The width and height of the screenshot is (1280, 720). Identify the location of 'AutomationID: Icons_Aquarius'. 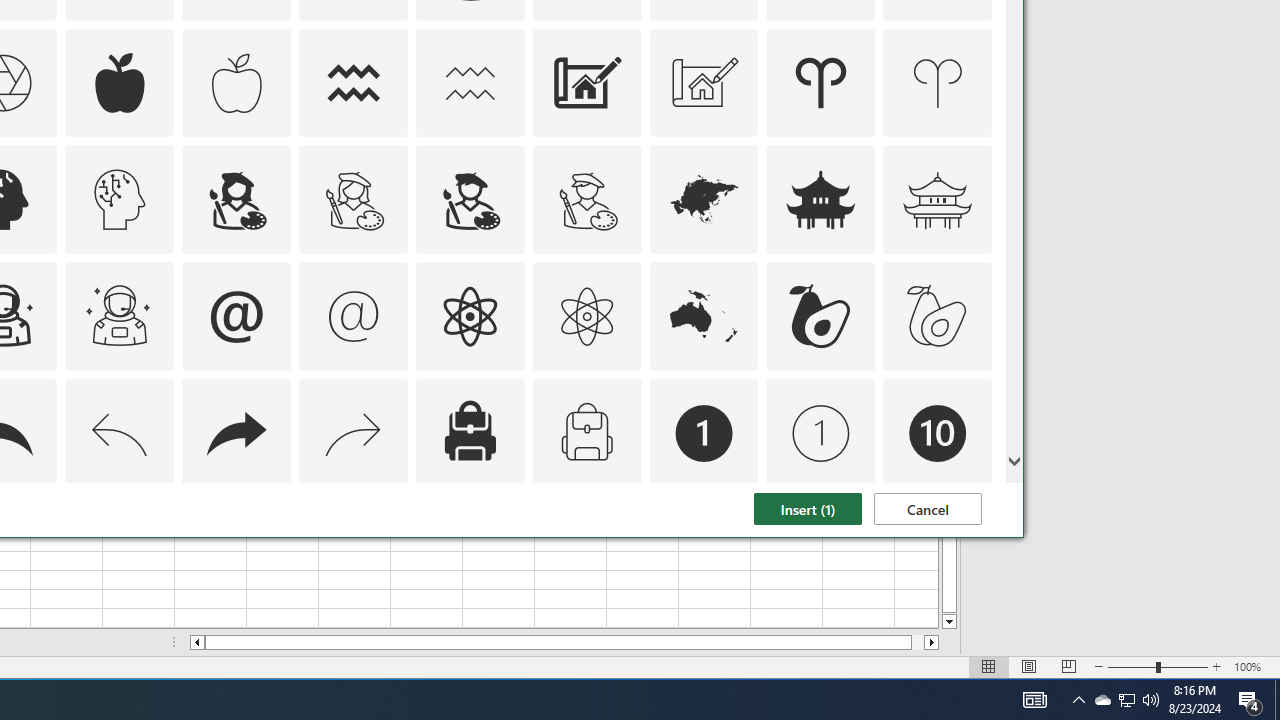
(353, 81).